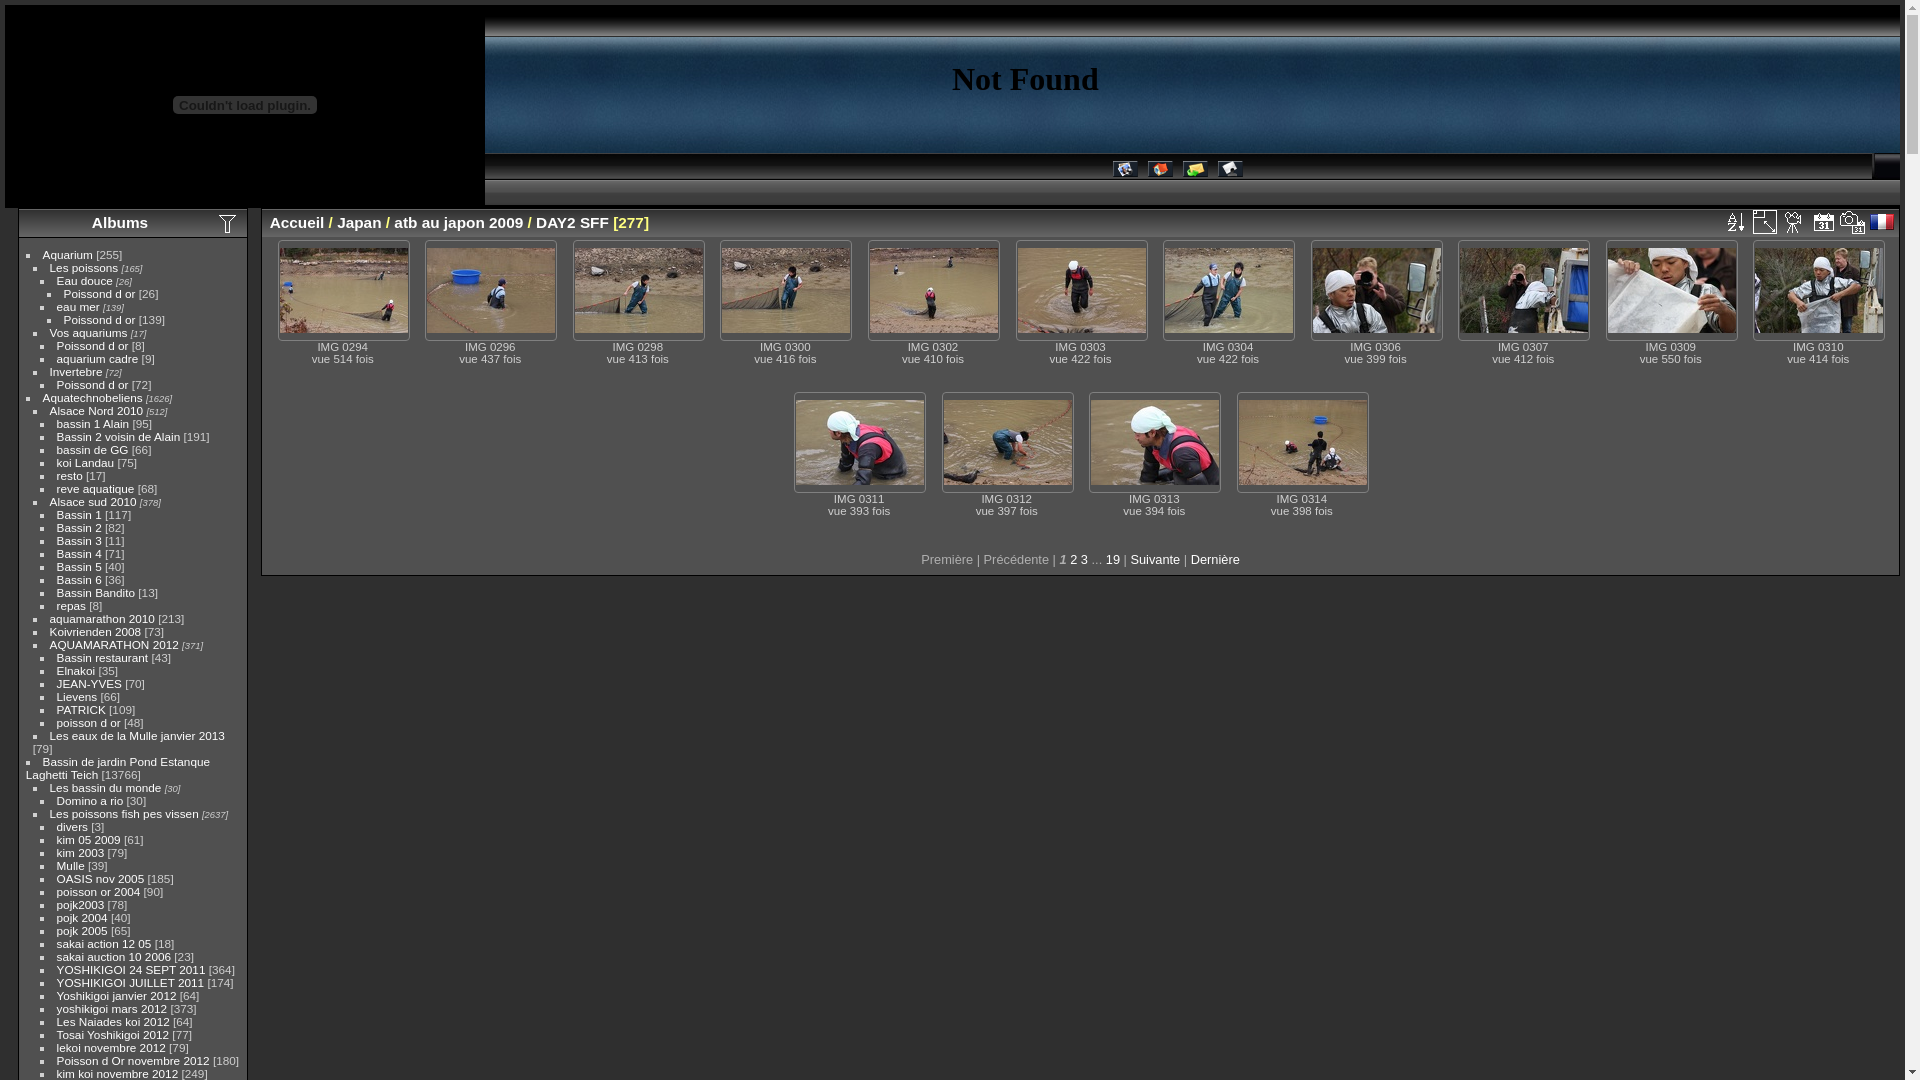 This screenshot has width=1920, height=1080. What do you see at coordinates (110, 1046) in the screenshot?
I see `'lekoi novembre 2012'` at bounding box center [110, 1046].